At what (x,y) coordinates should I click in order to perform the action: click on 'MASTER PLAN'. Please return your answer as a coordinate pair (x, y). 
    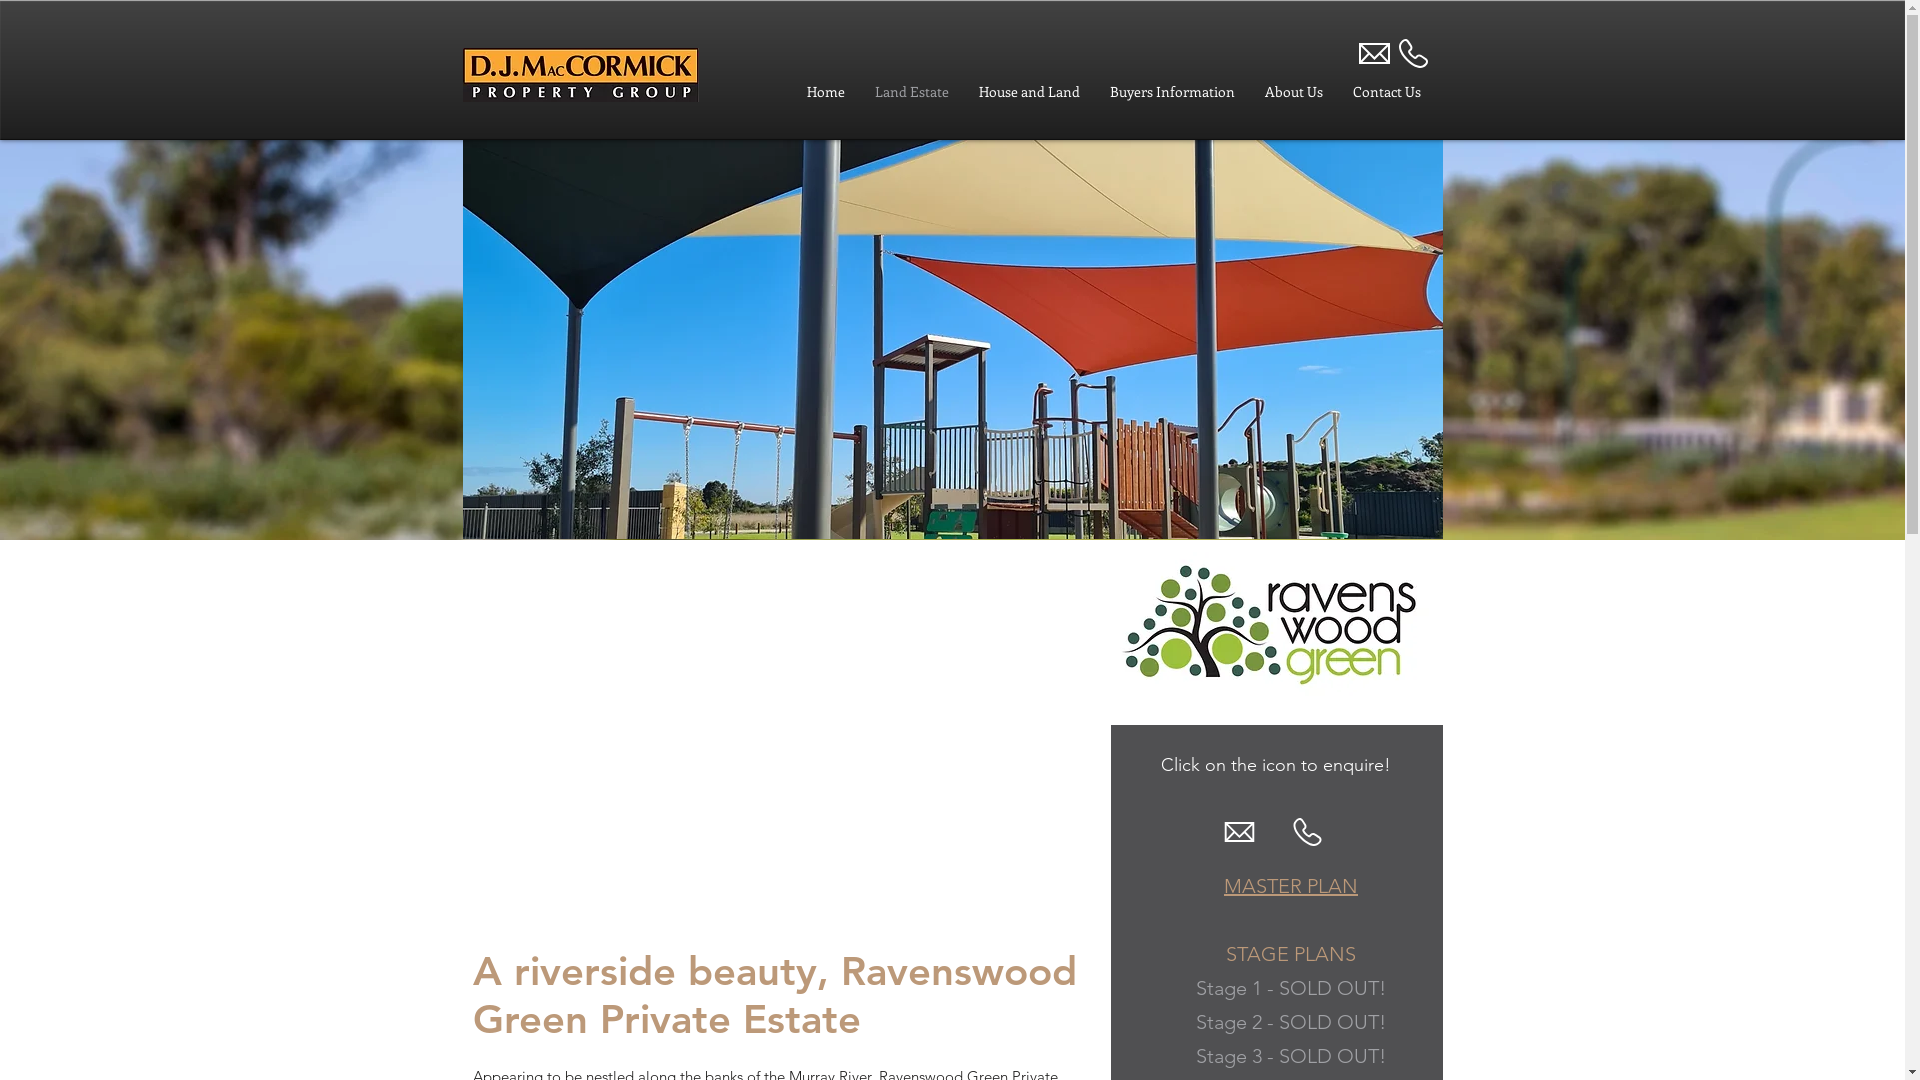
    Looking at the image, I should click on (1223, 885).